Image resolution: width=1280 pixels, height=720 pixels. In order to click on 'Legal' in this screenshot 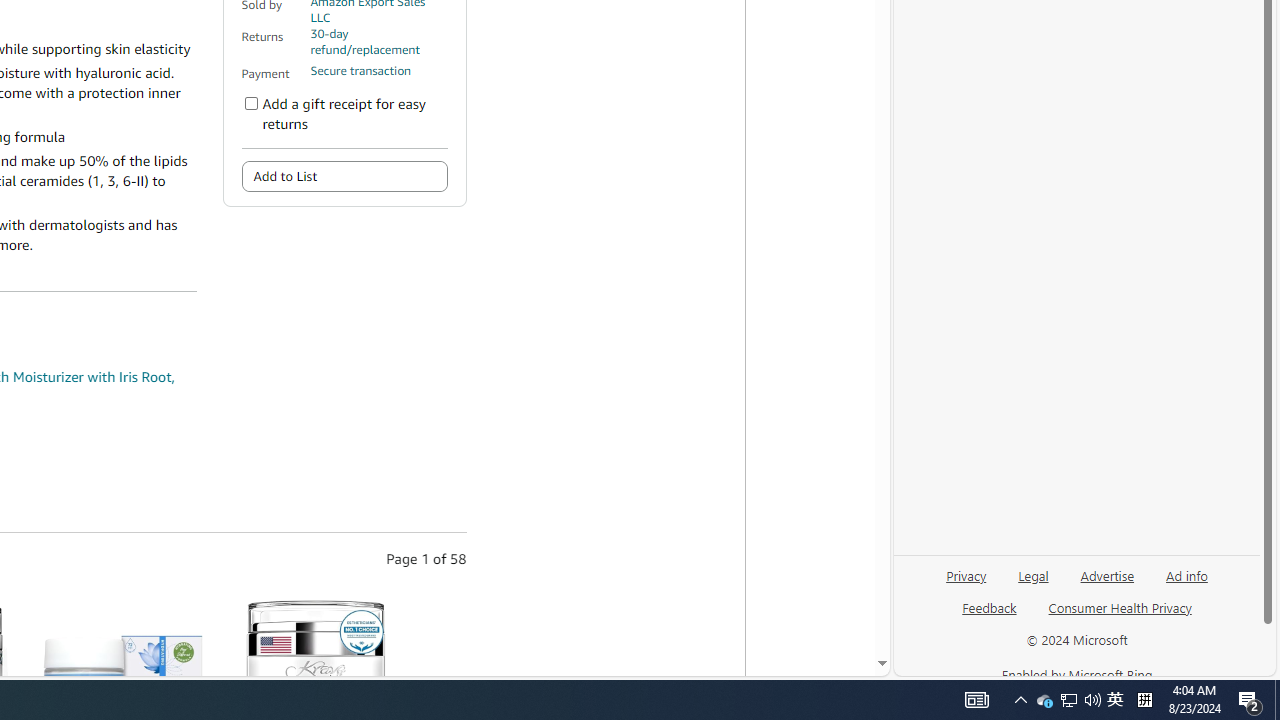, I will do `click(1033, 583)`.